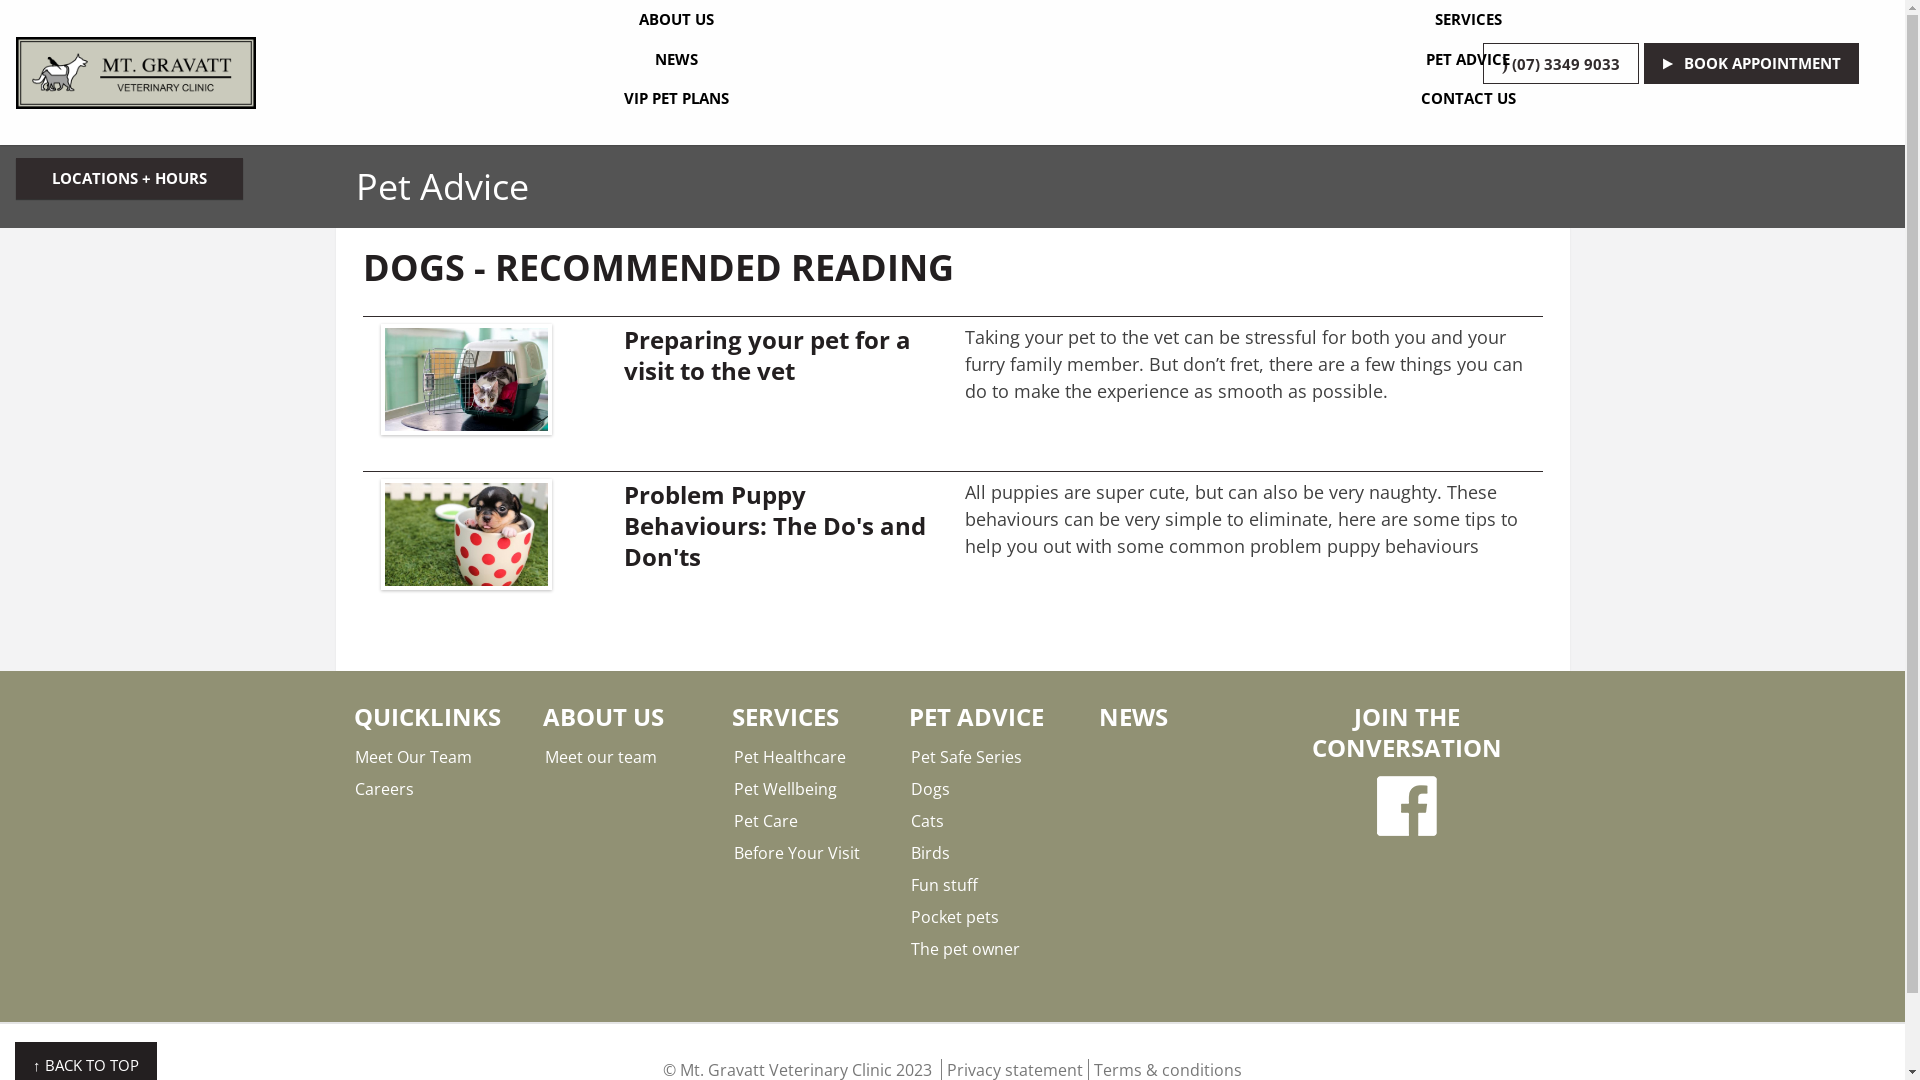 This screenshot has height=1080, width=1920. What do you see at coordinates (134, 72) in the screenshot?
I see `'Home'` at bounding box center [134, 72].